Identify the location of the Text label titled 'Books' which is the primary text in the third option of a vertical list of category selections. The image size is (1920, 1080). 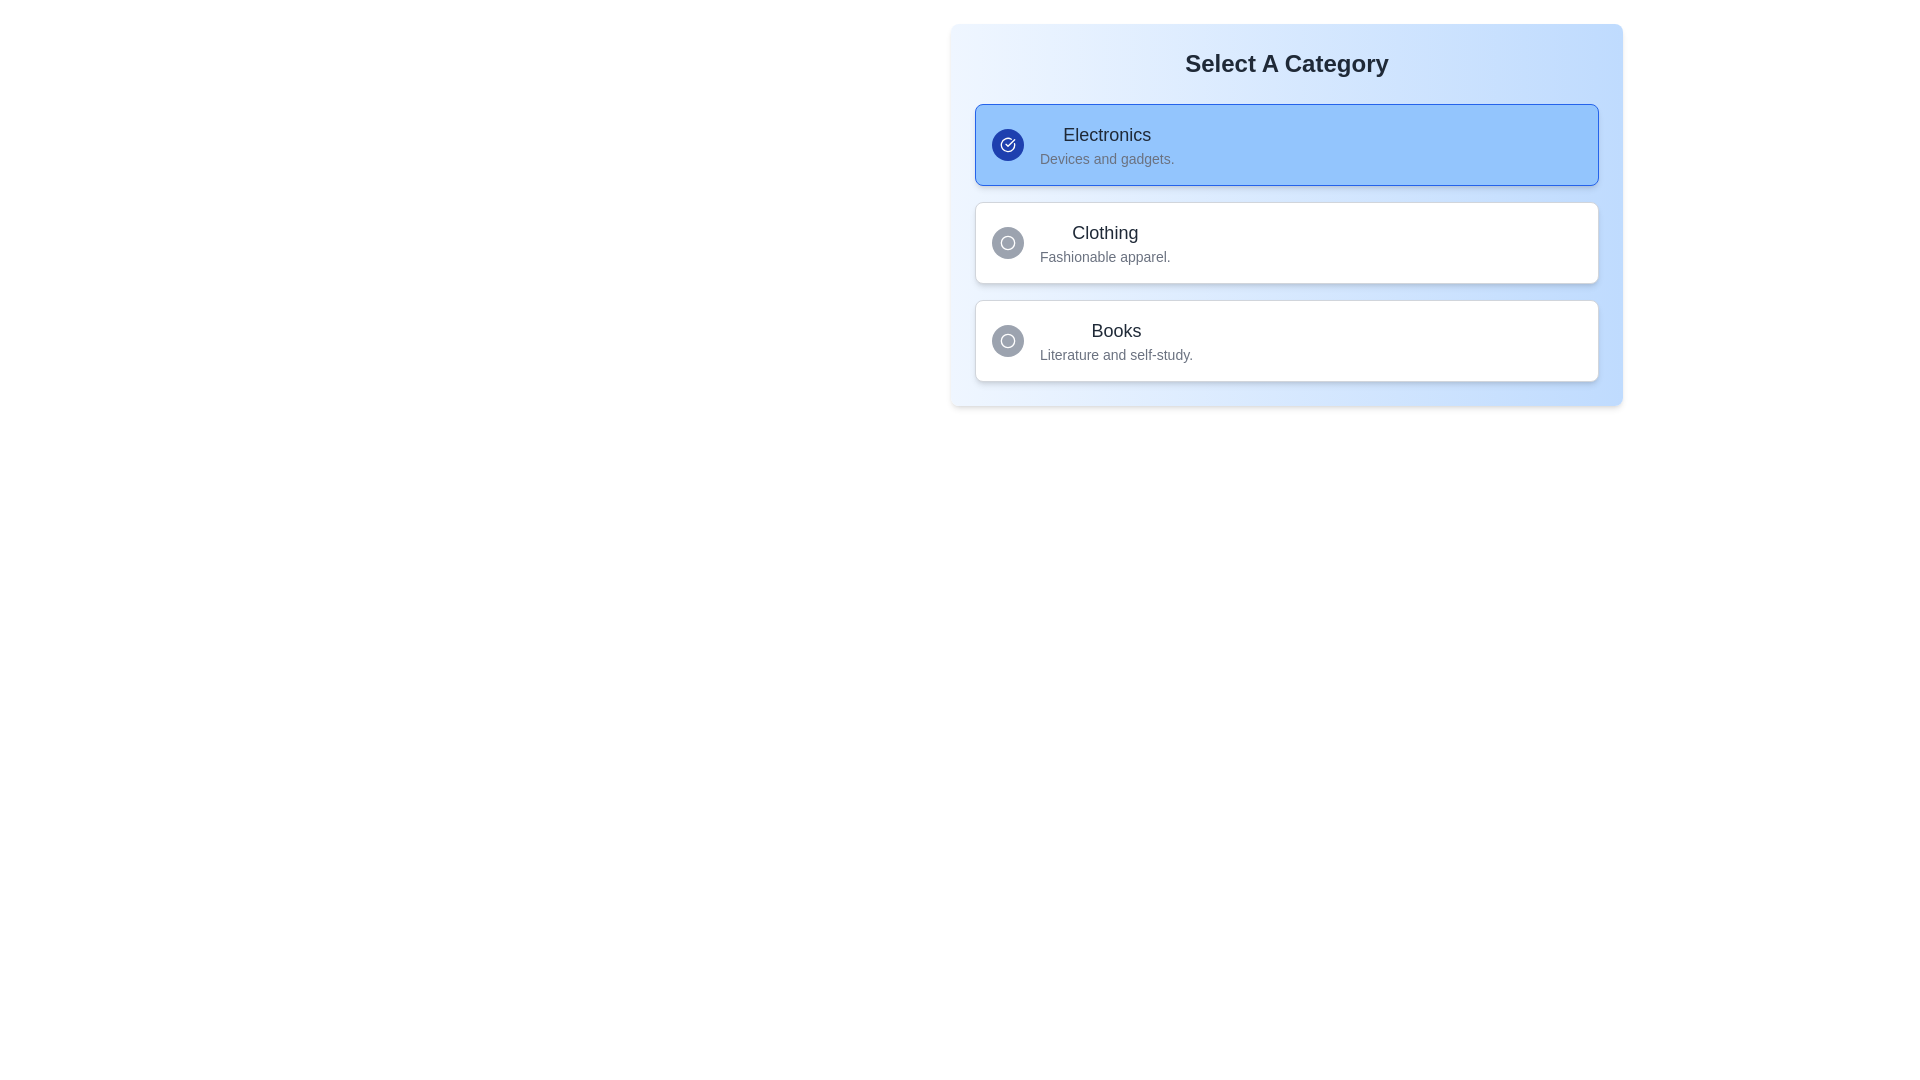
(1115, 339).